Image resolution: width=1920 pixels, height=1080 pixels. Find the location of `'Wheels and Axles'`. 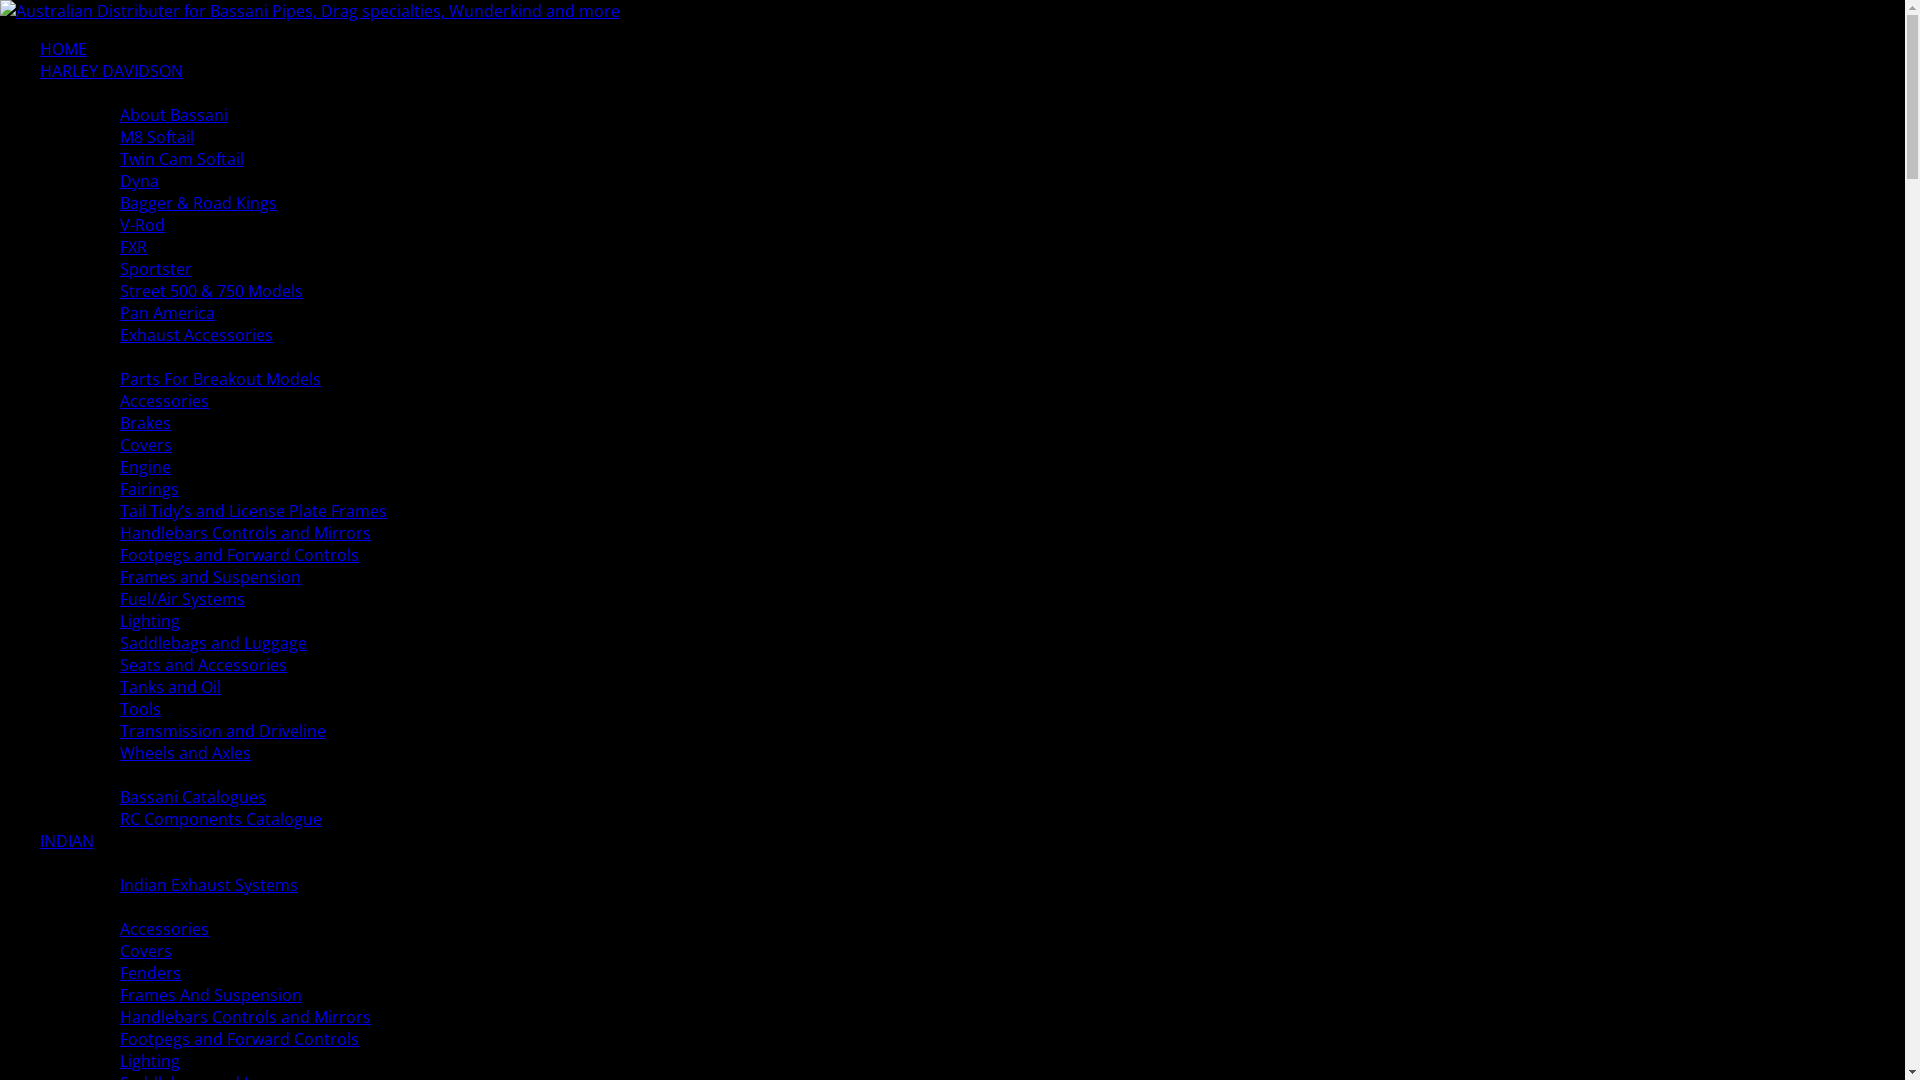

'Wheels and Axles' is located at coordinates (185, 752).